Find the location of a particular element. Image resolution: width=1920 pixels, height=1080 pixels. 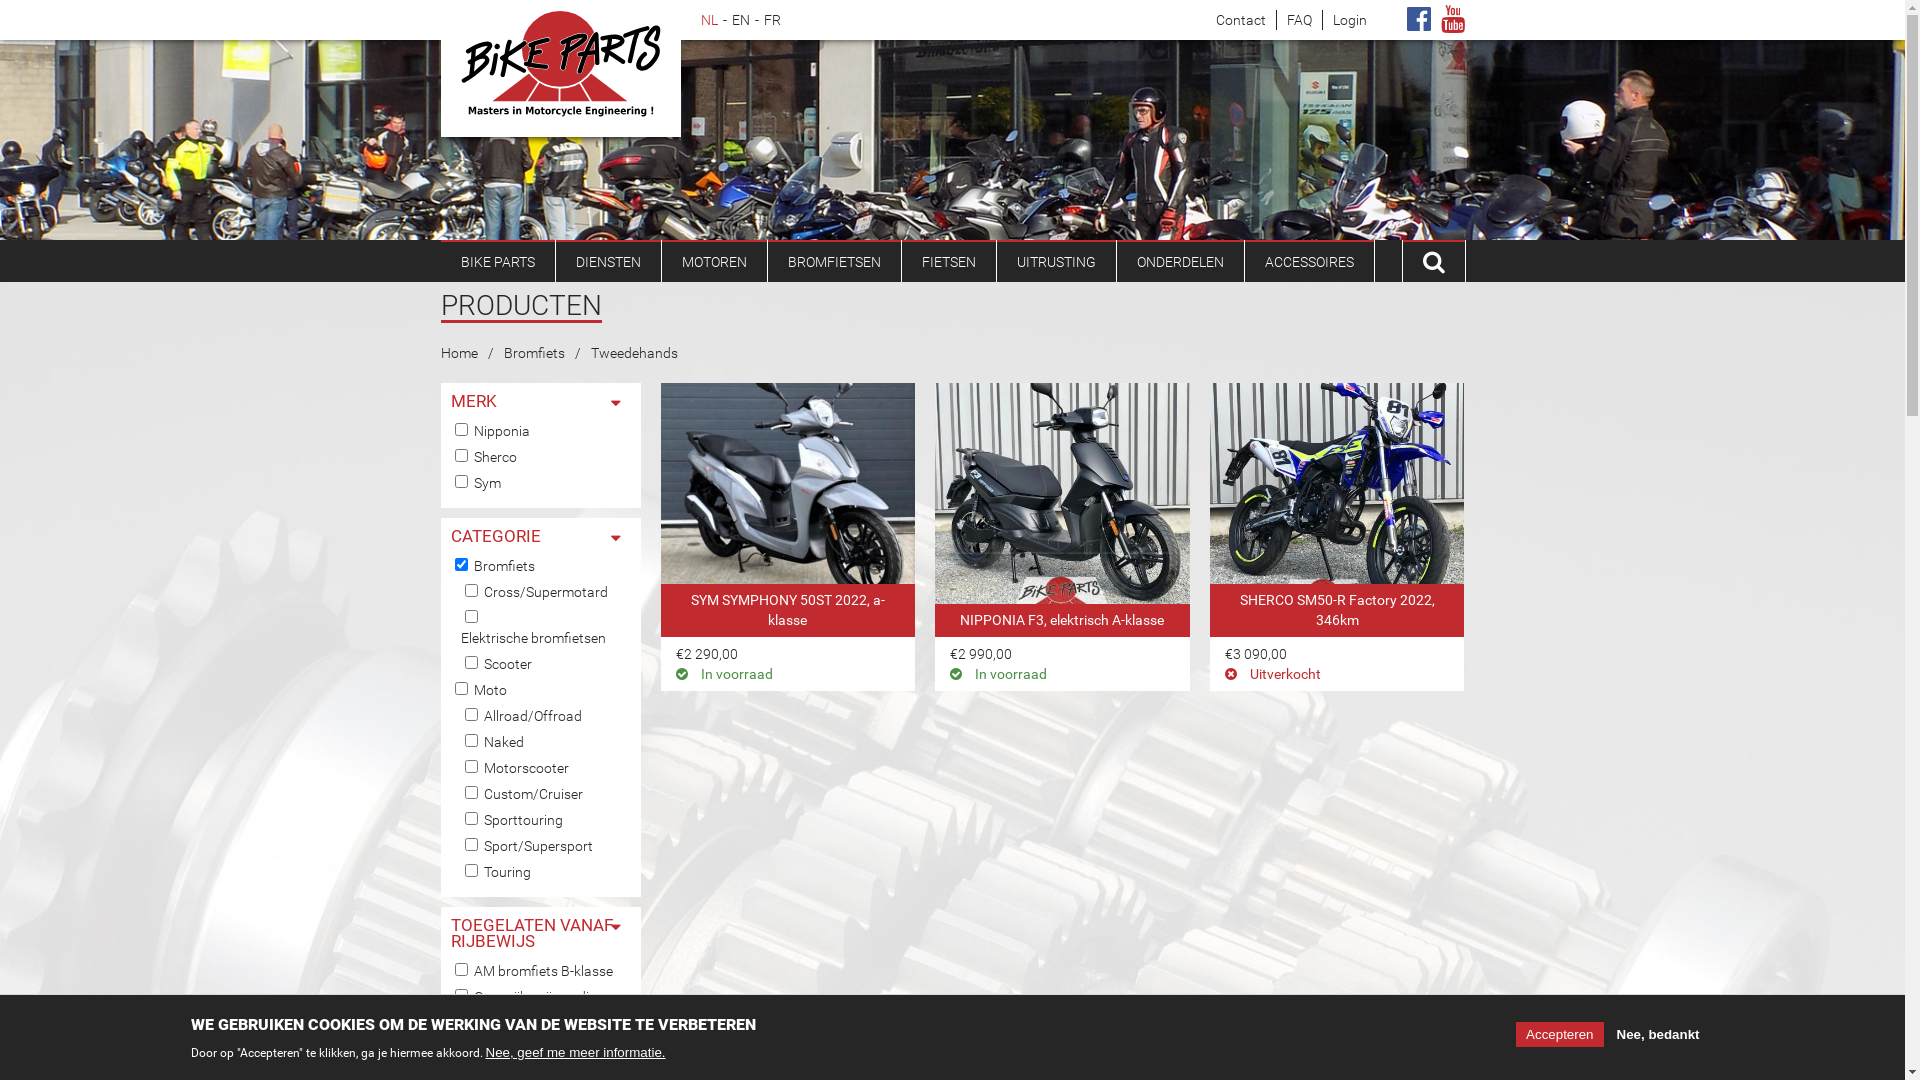

'FAQ' is located at coordinates (1298, 19).